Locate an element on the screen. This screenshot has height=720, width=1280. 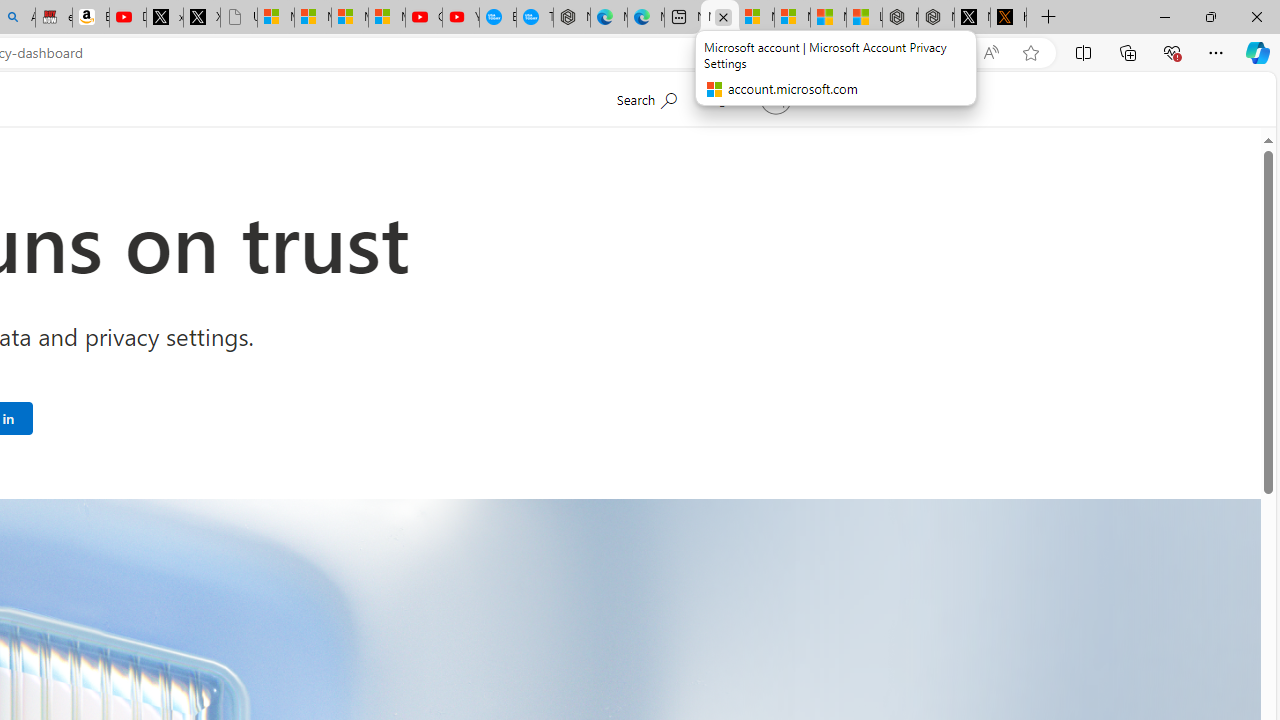
'Read aloud this page (Ctrl+Shift+U)' is located at coordinates (991, 52).